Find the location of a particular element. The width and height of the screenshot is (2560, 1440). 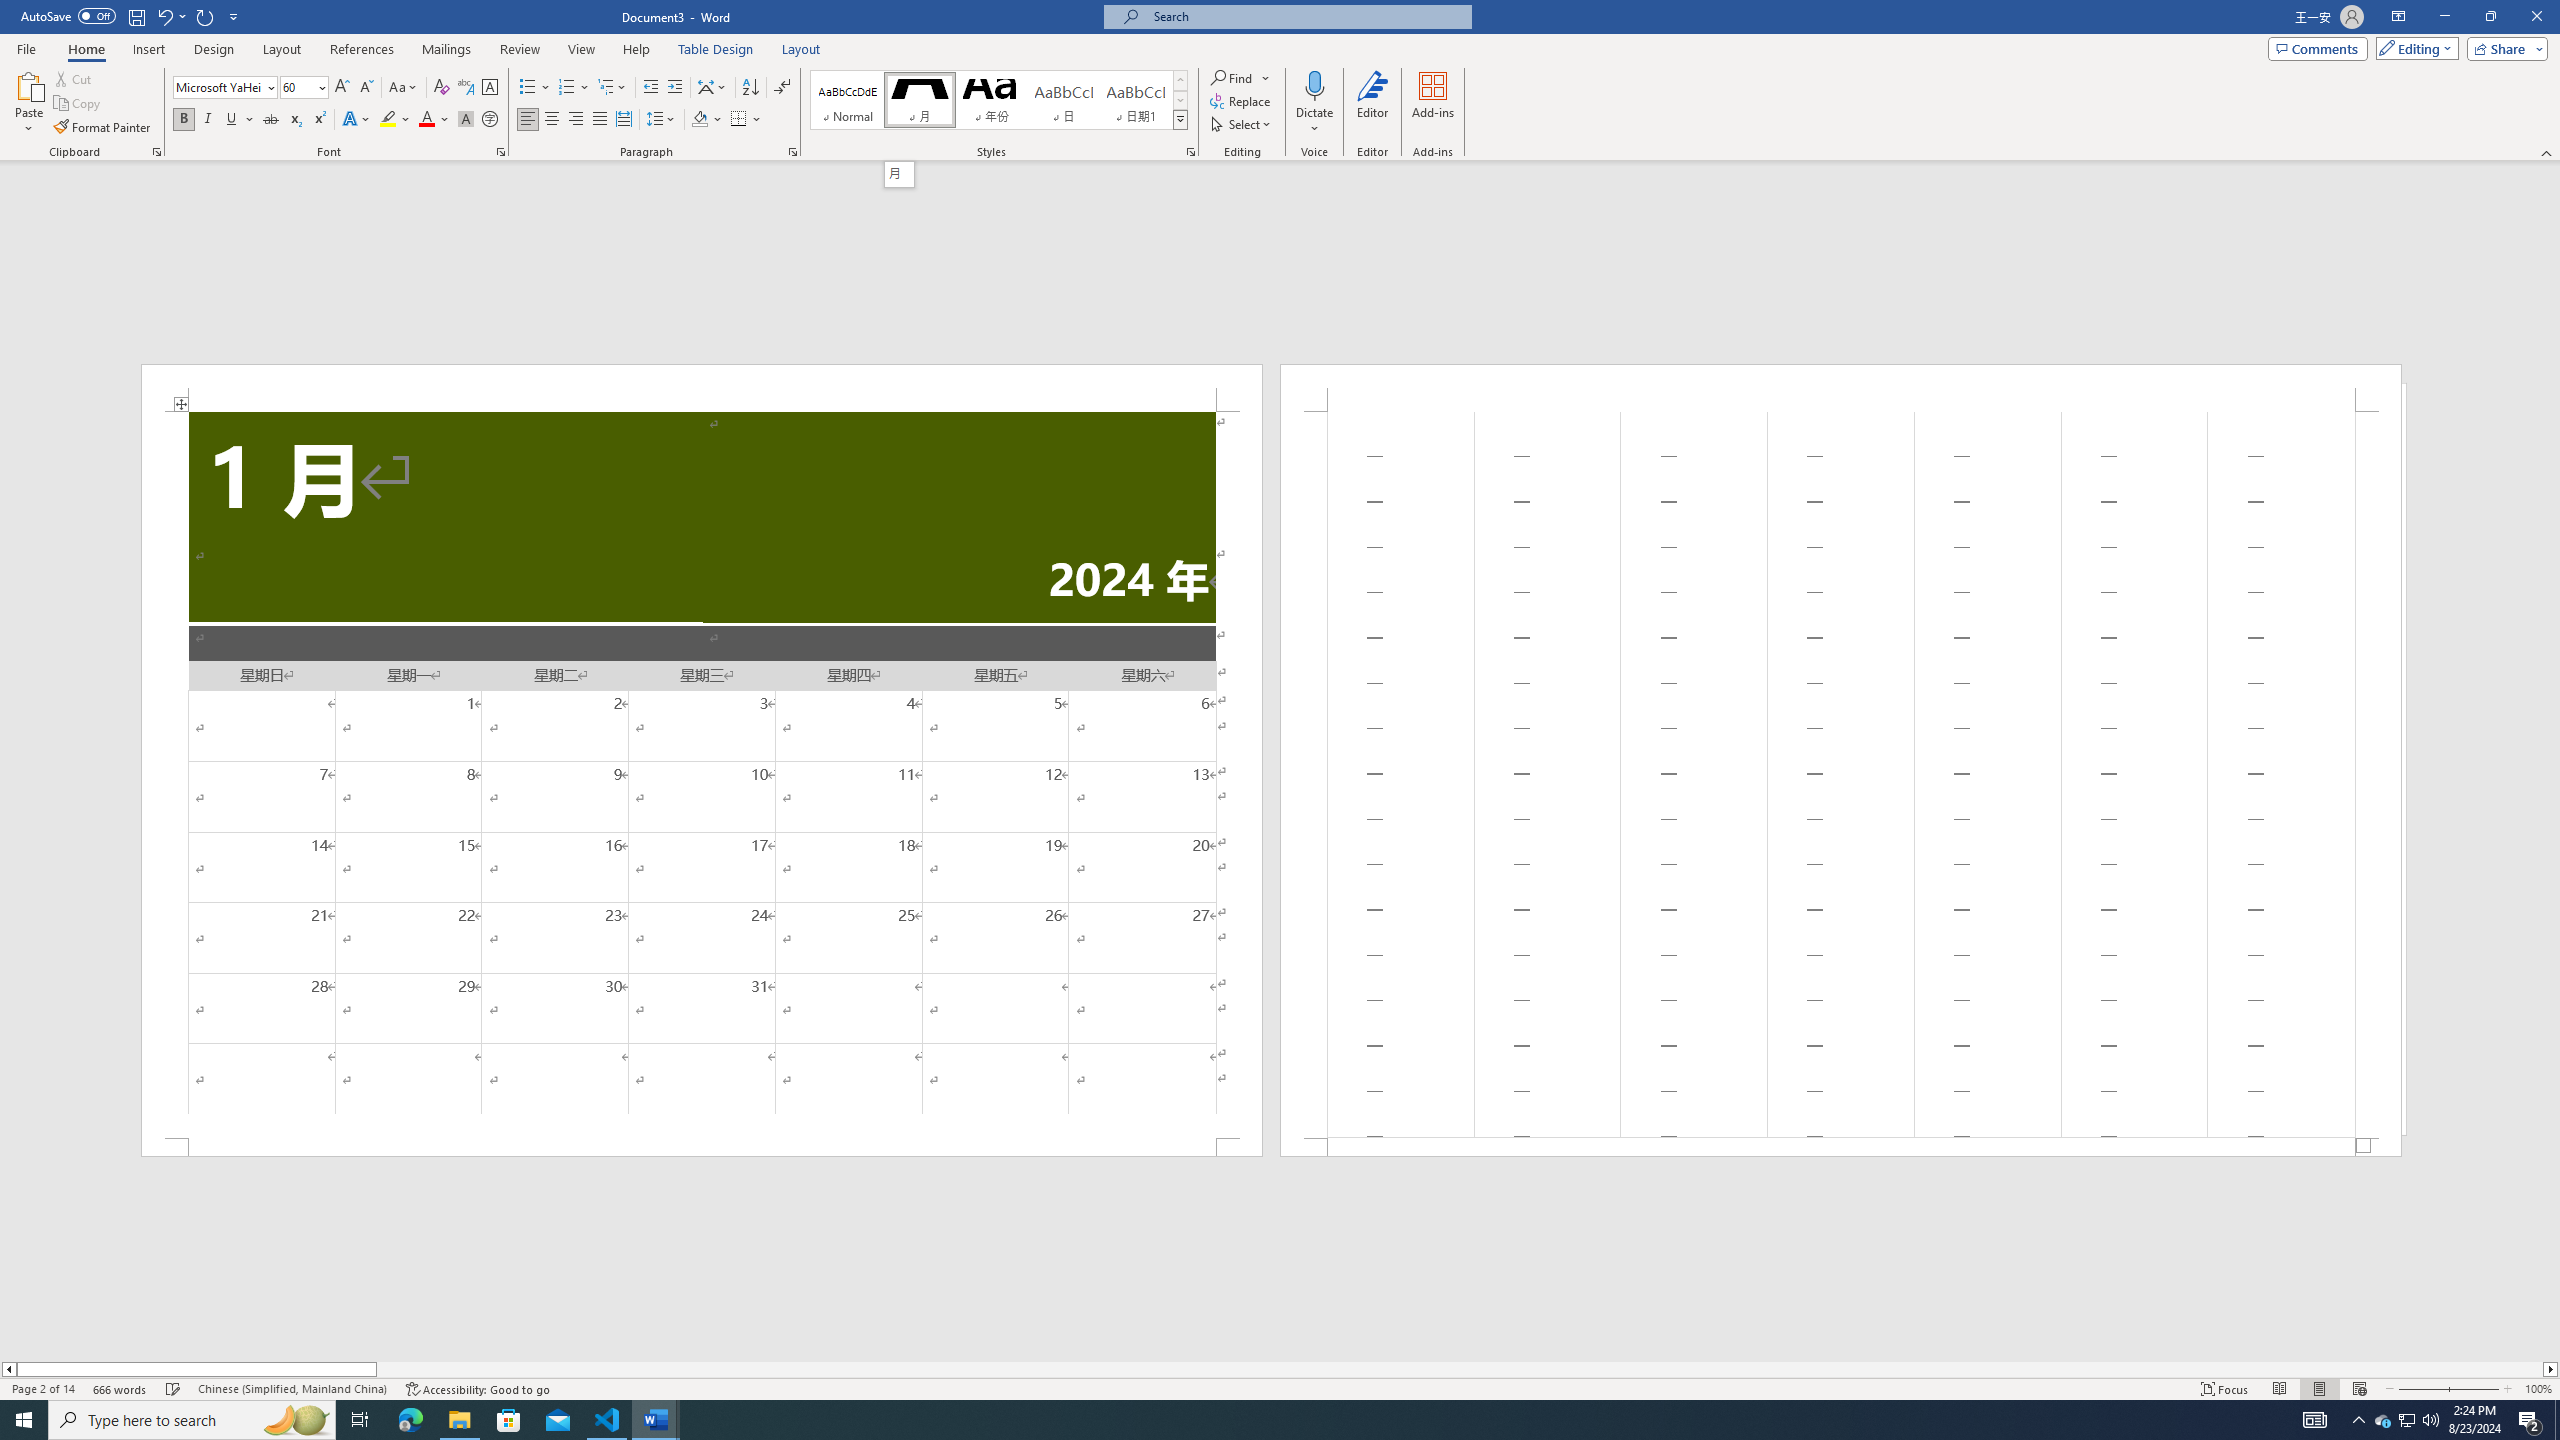

'Page 1 content' is located at coordinates (701, 773).